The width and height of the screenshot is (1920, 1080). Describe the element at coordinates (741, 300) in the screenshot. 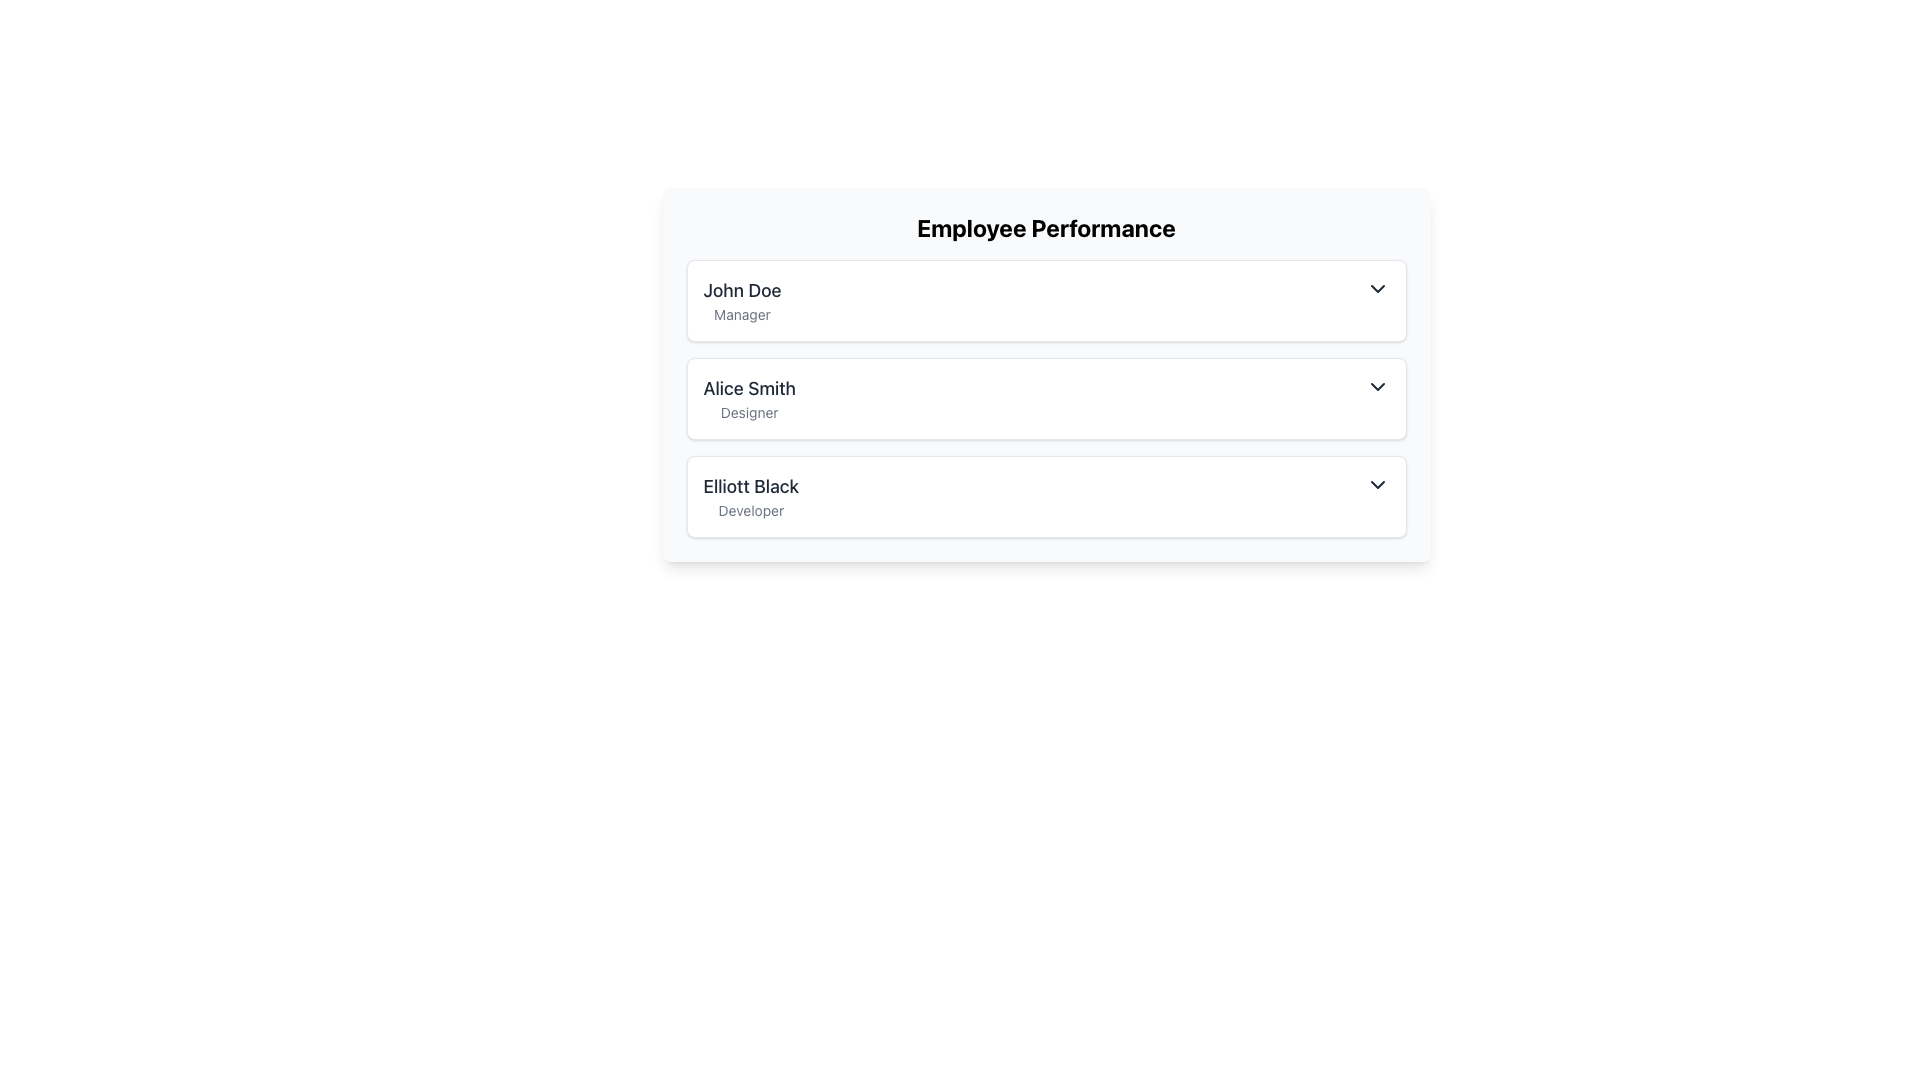

I see `the Text Display element showing 'John Doe - Manager' within the 'Employee Performance' card` at that location.